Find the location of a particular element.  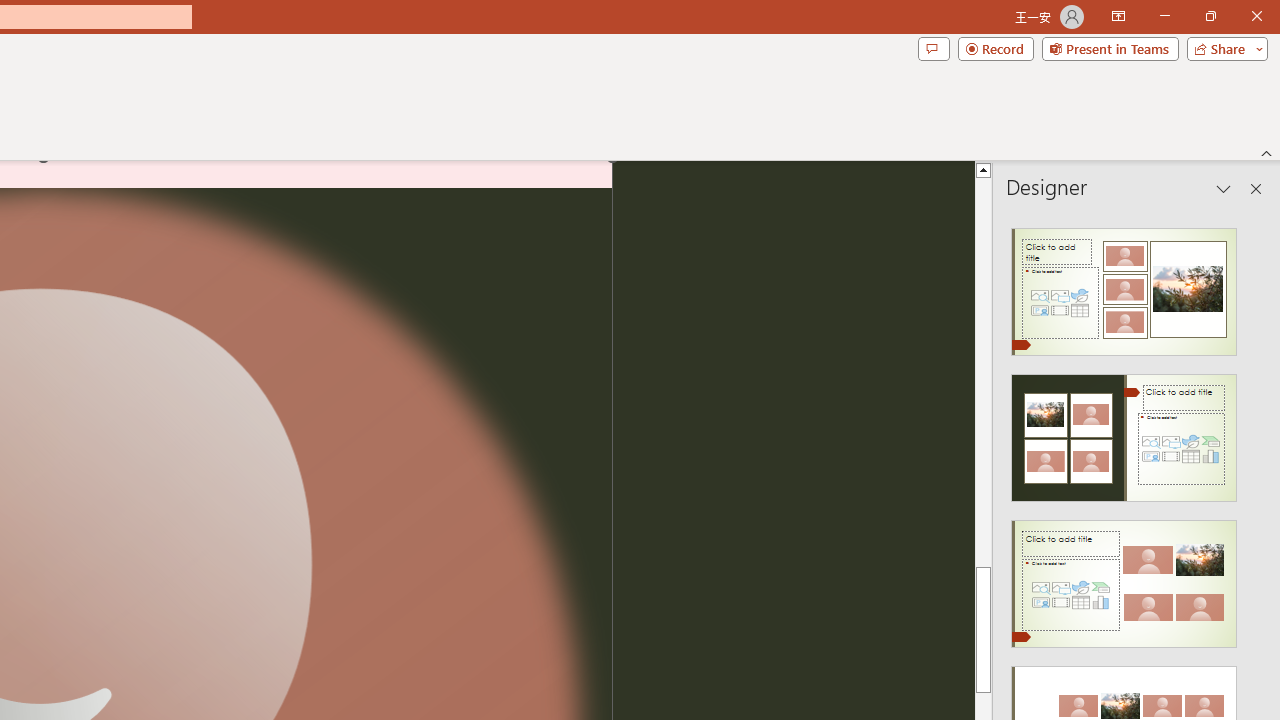

'Task Pane Options' is located at coordinates (1223, 189).